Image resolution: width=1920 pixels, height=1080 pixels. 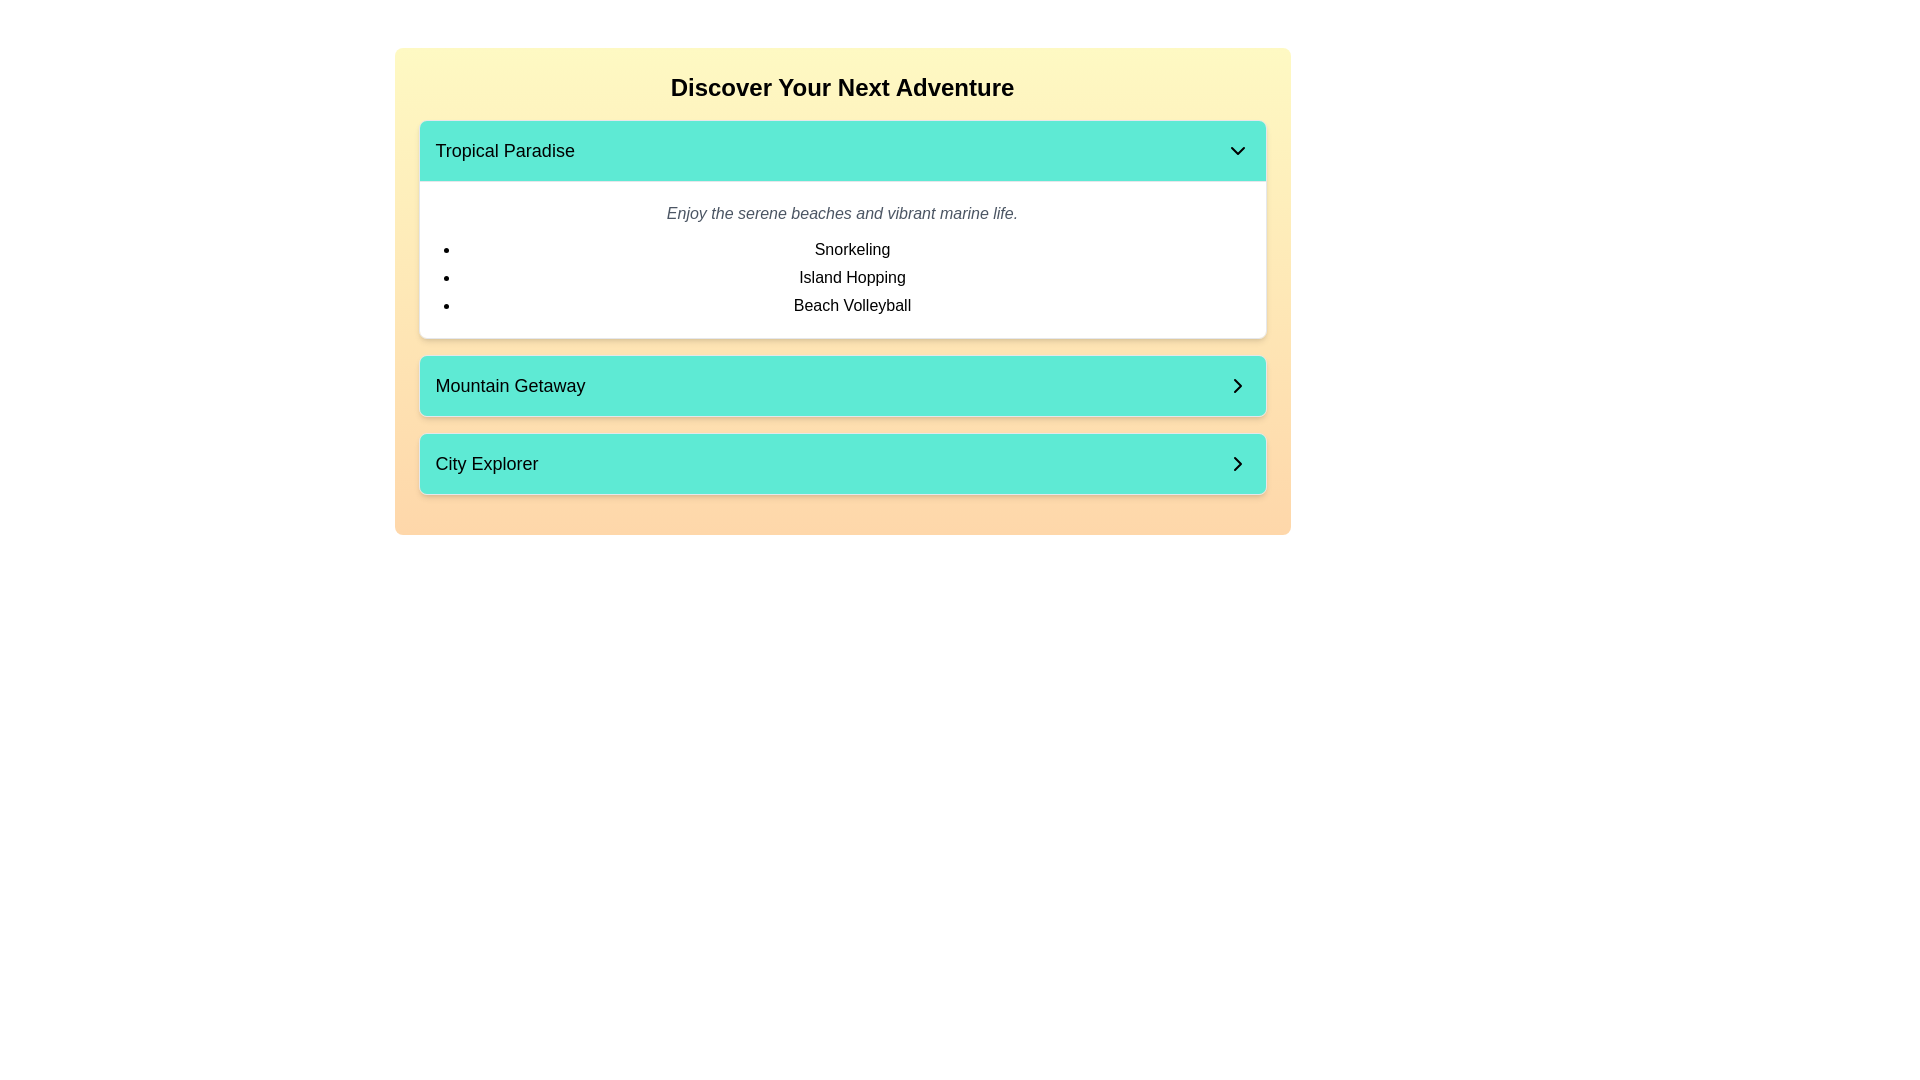 What do you see at coordinates (842, 277) in the screenshot?
I see `an item in the bulleted list under the section 'Tropical Paradise' that enumerates activities associated with it` at bounding box center [842, 277].